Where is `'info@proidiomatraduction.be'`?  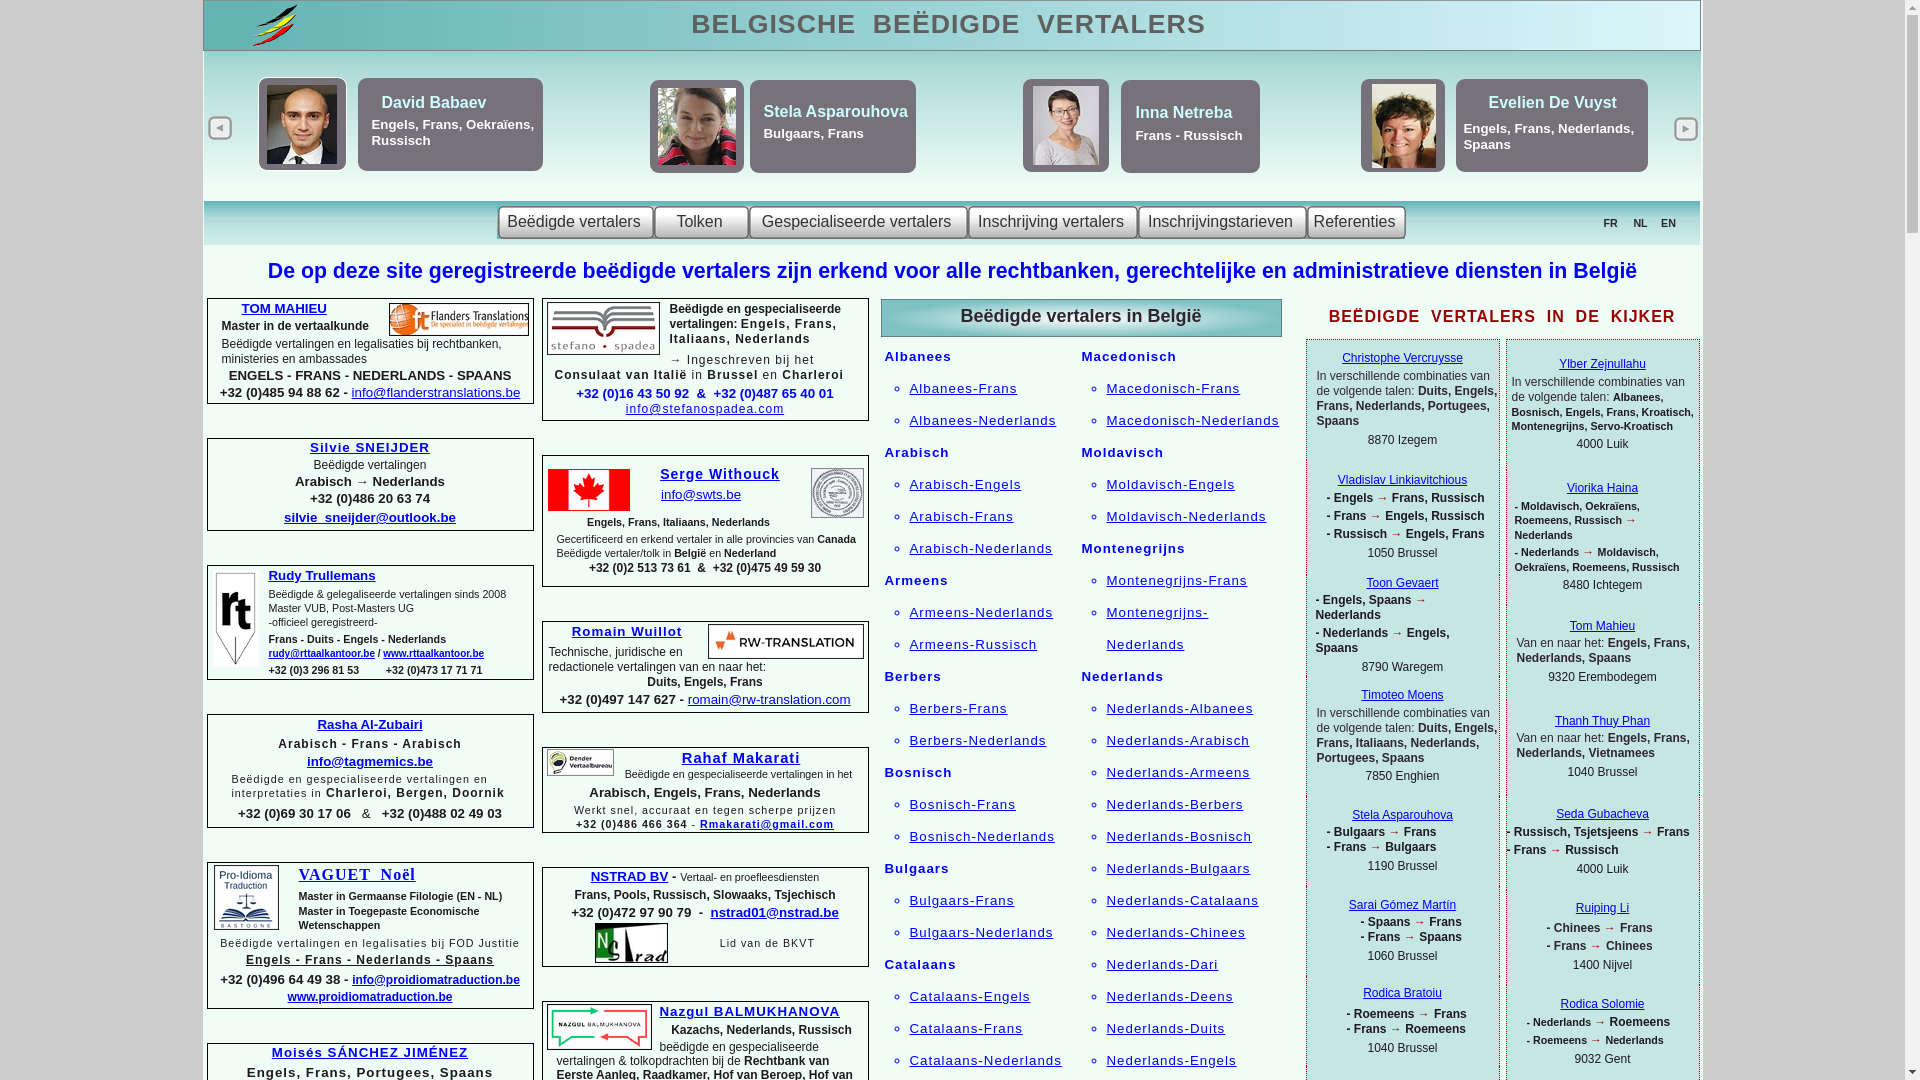
'info@proidiomatraduction.be' is located at coordinates (351, 978).